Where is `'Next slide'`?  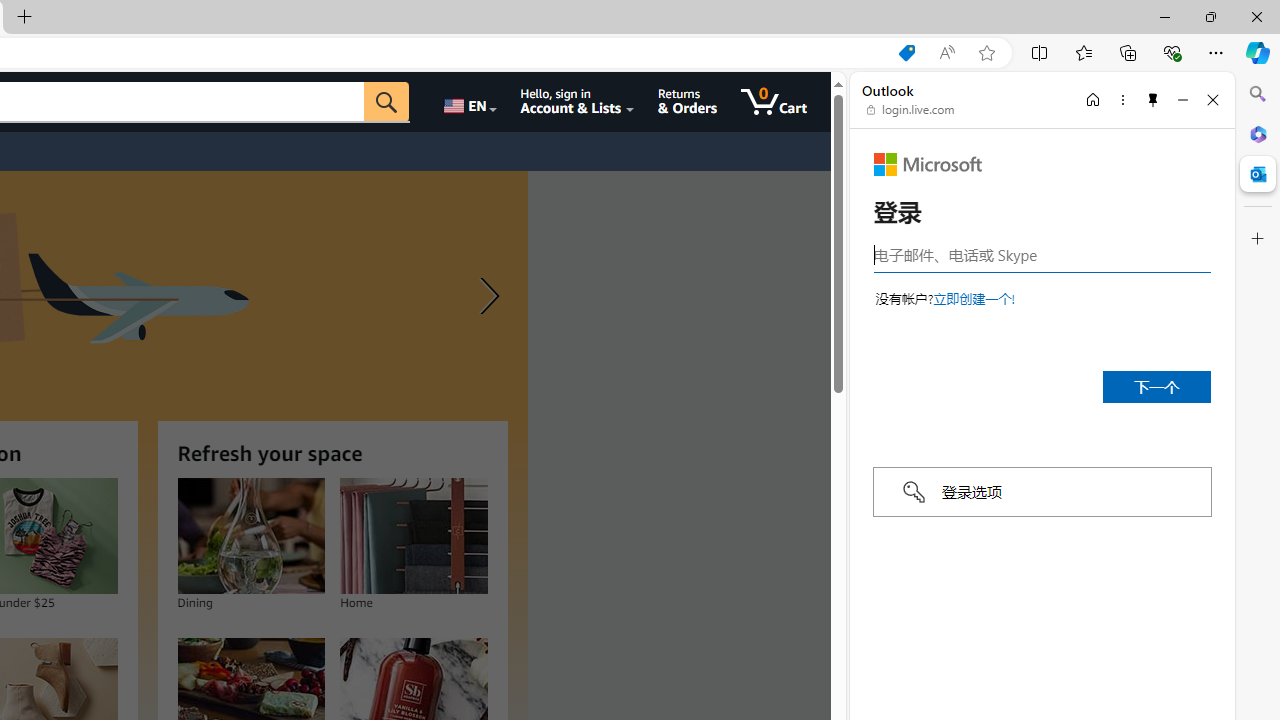 'Next slide' is located at coordinates (485, 296).